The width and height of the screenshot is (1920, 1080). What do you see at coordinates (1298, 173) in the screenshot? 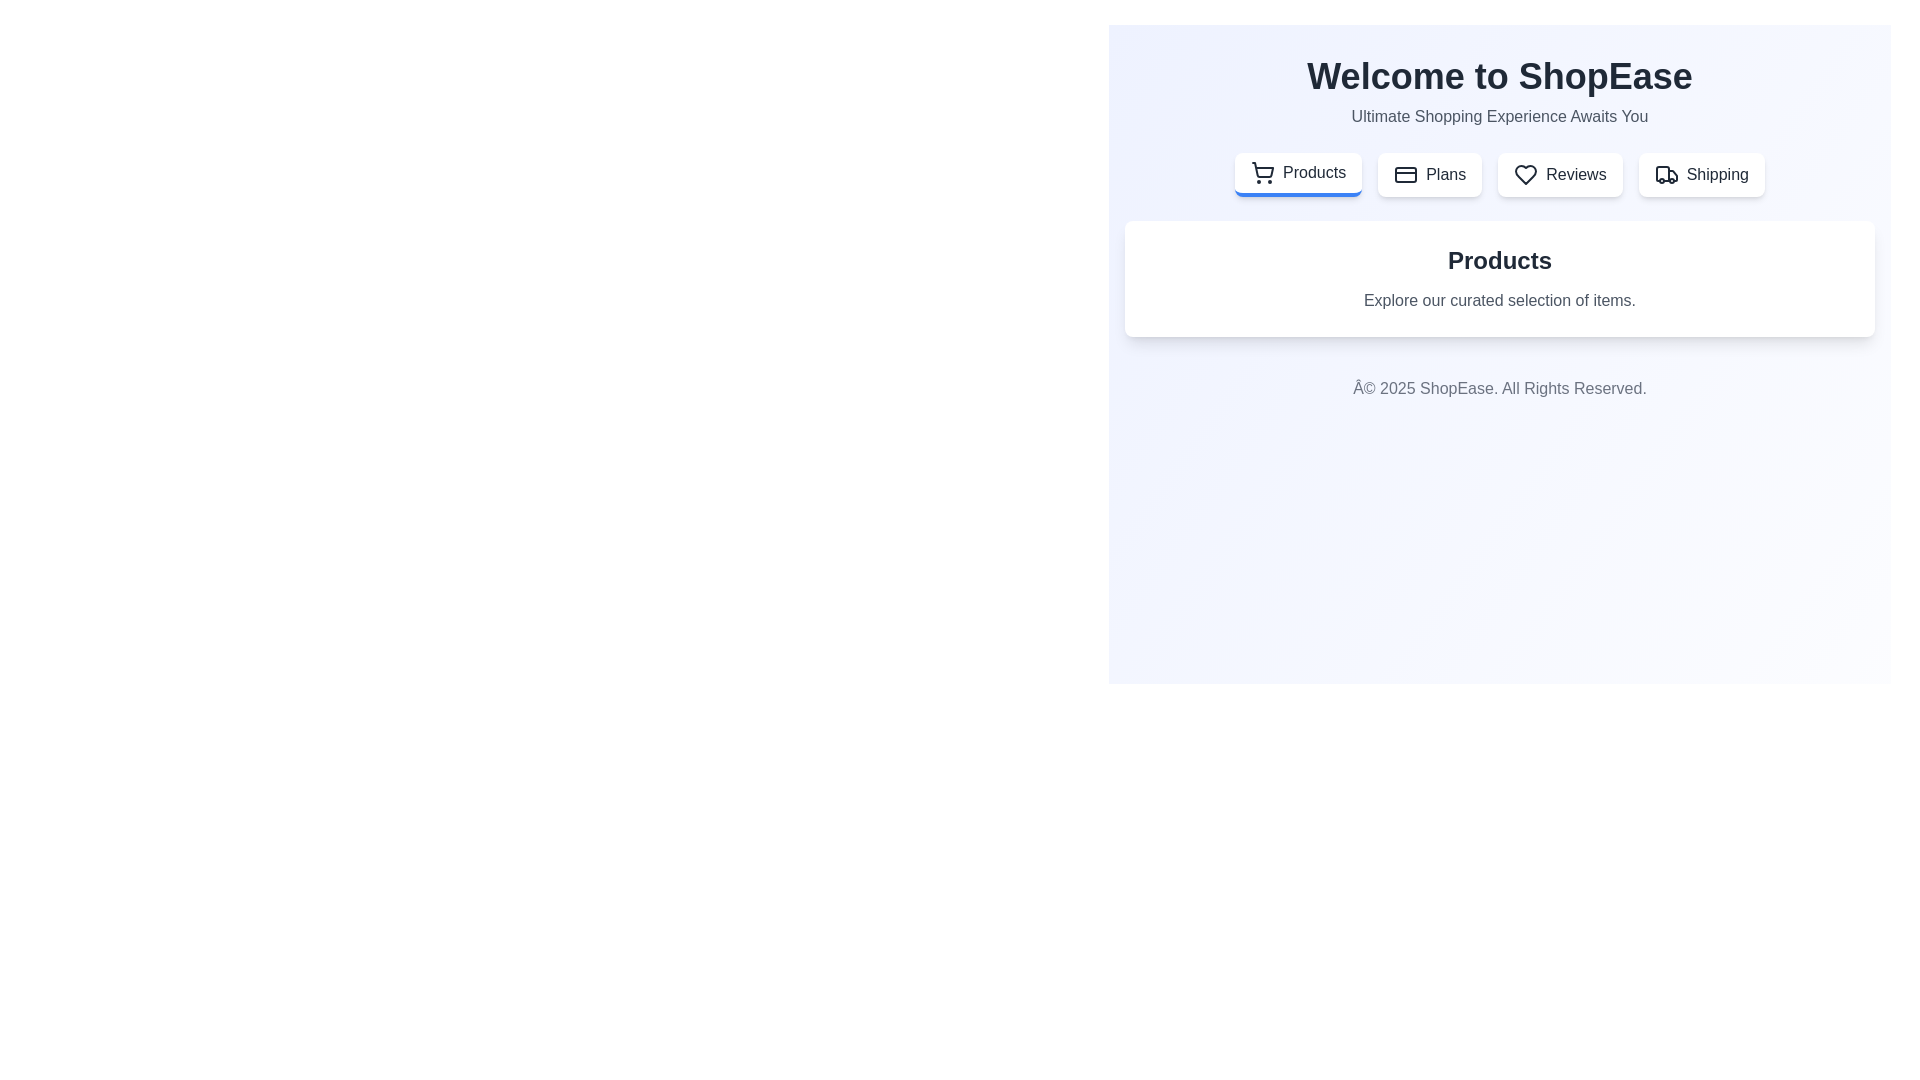
I see `the 'Products' button` at bounding box center [1298, 173].